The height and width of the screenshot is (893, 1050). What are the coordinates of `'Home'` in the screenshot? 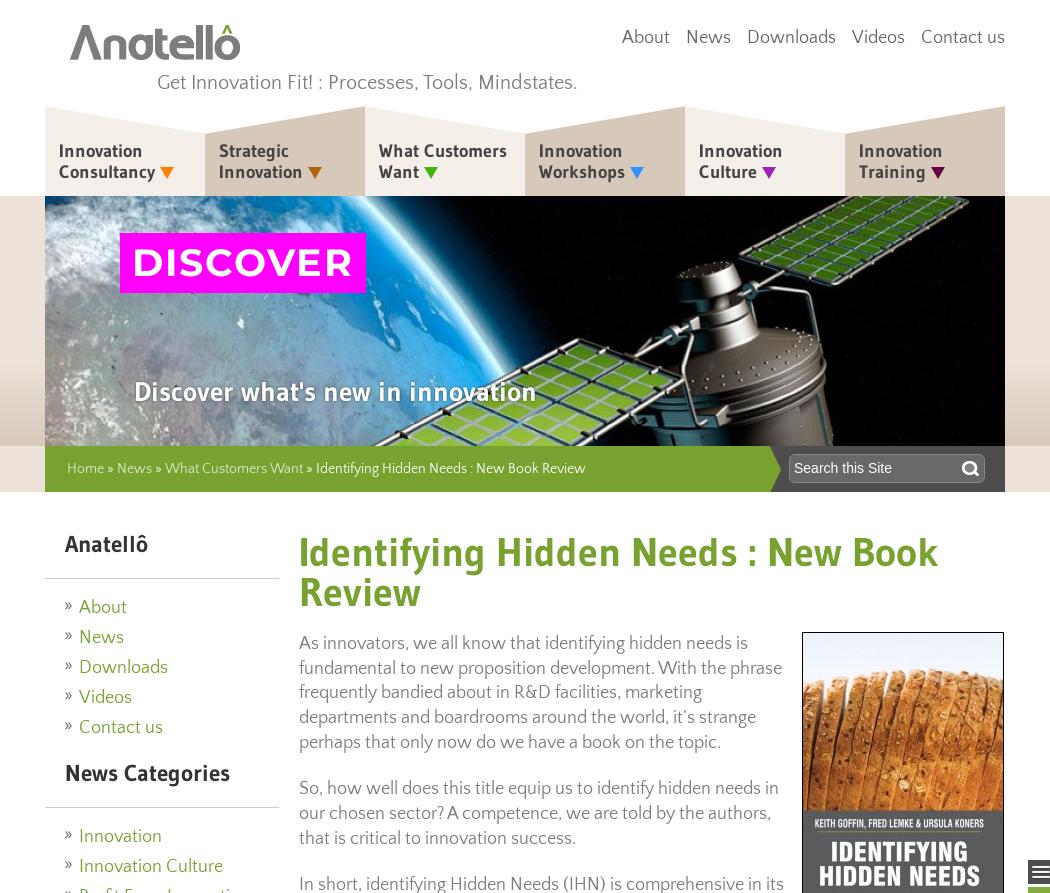 It's located at (85, 467).